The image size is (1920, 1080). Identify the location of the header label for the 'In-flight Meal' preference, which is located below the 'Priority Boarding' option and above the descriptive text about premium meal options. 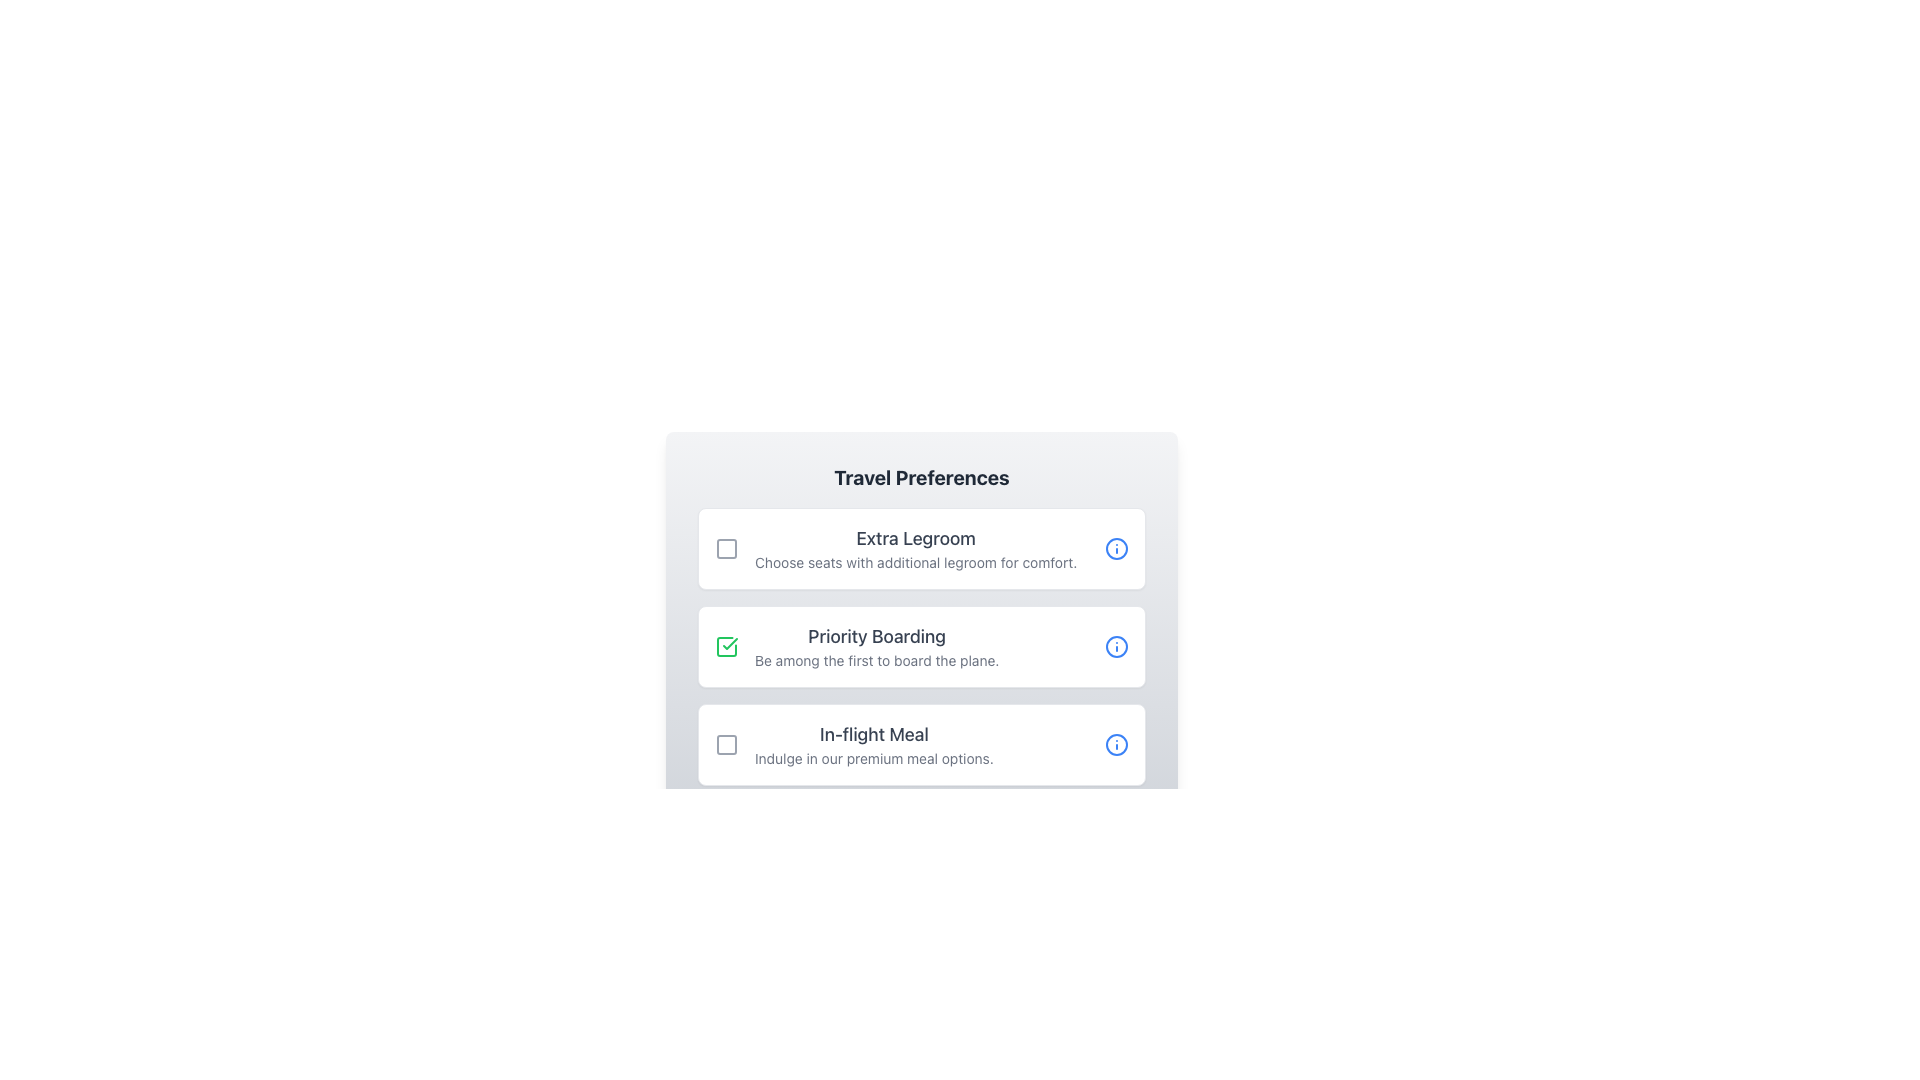
(874, 735).